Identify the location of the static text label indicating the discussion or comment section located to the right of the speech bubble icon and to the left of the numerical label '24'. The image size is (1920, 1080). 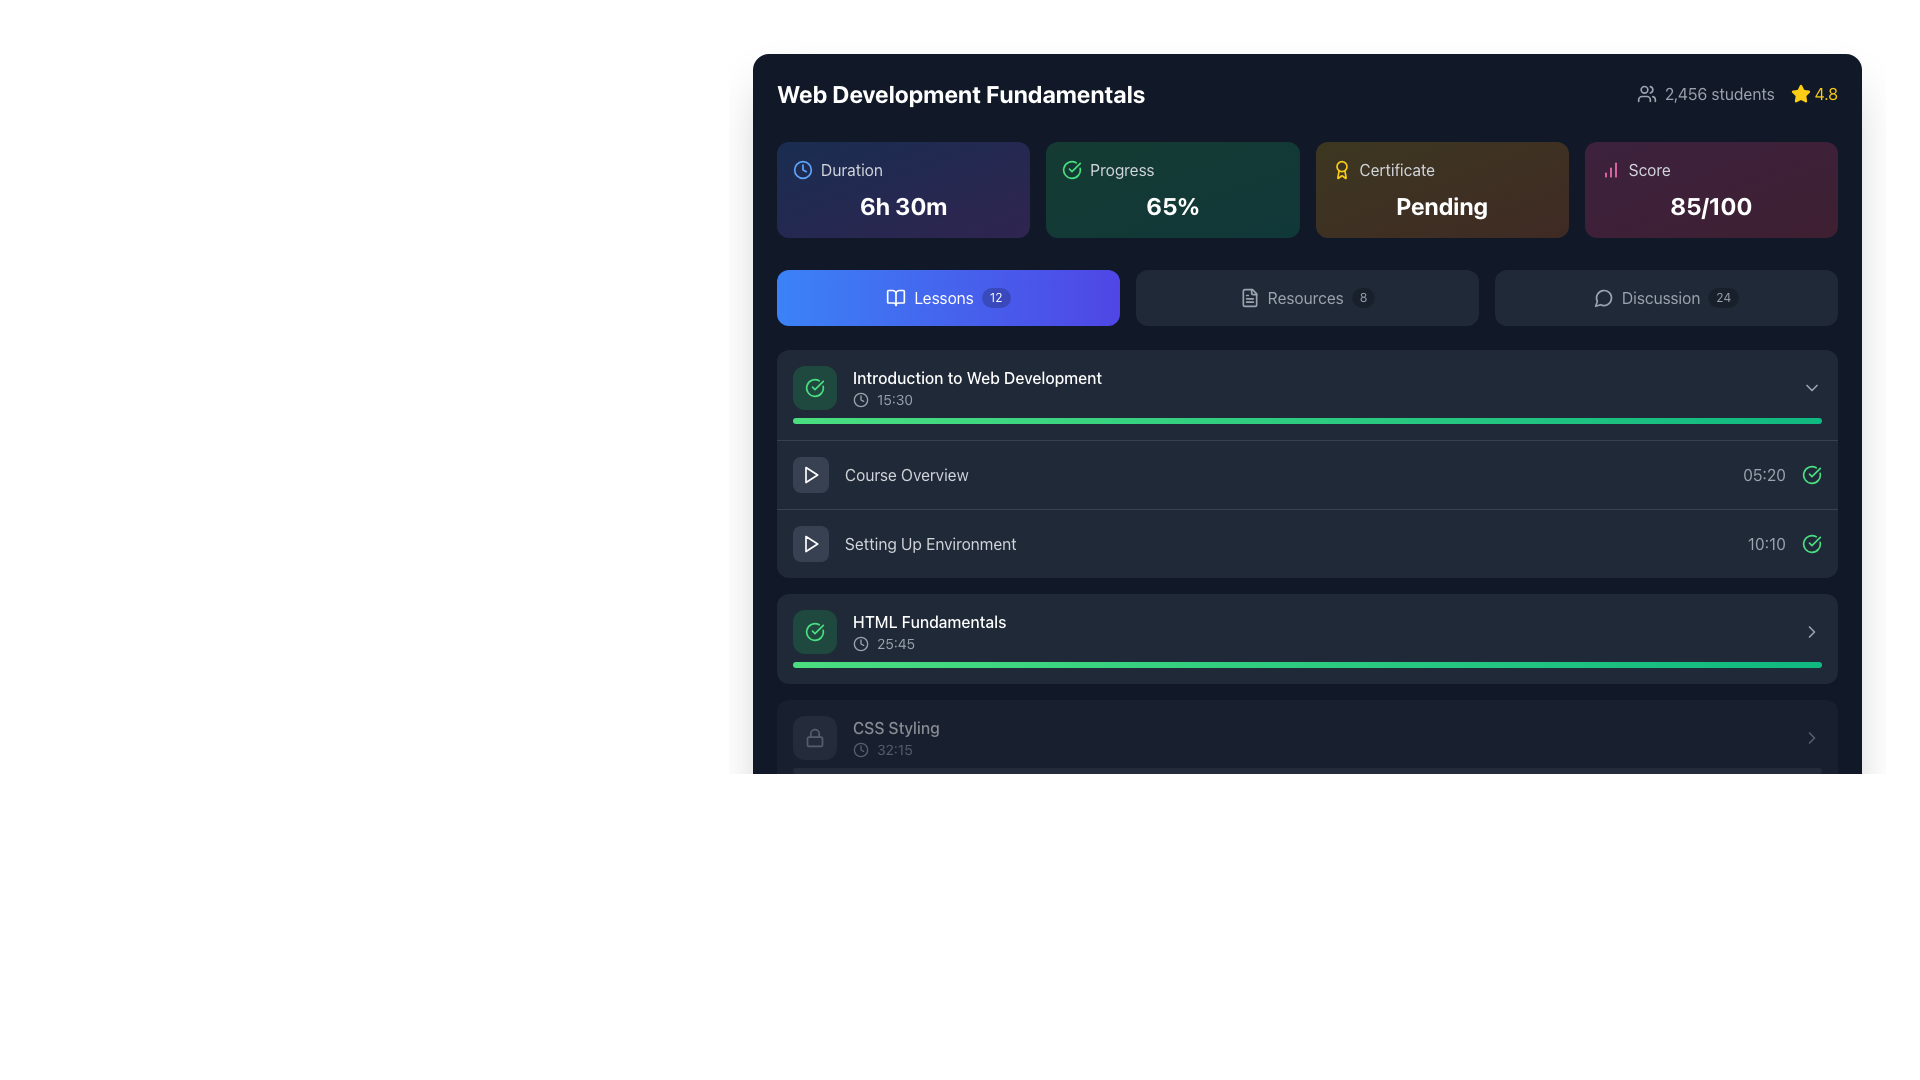
(1661, 297).